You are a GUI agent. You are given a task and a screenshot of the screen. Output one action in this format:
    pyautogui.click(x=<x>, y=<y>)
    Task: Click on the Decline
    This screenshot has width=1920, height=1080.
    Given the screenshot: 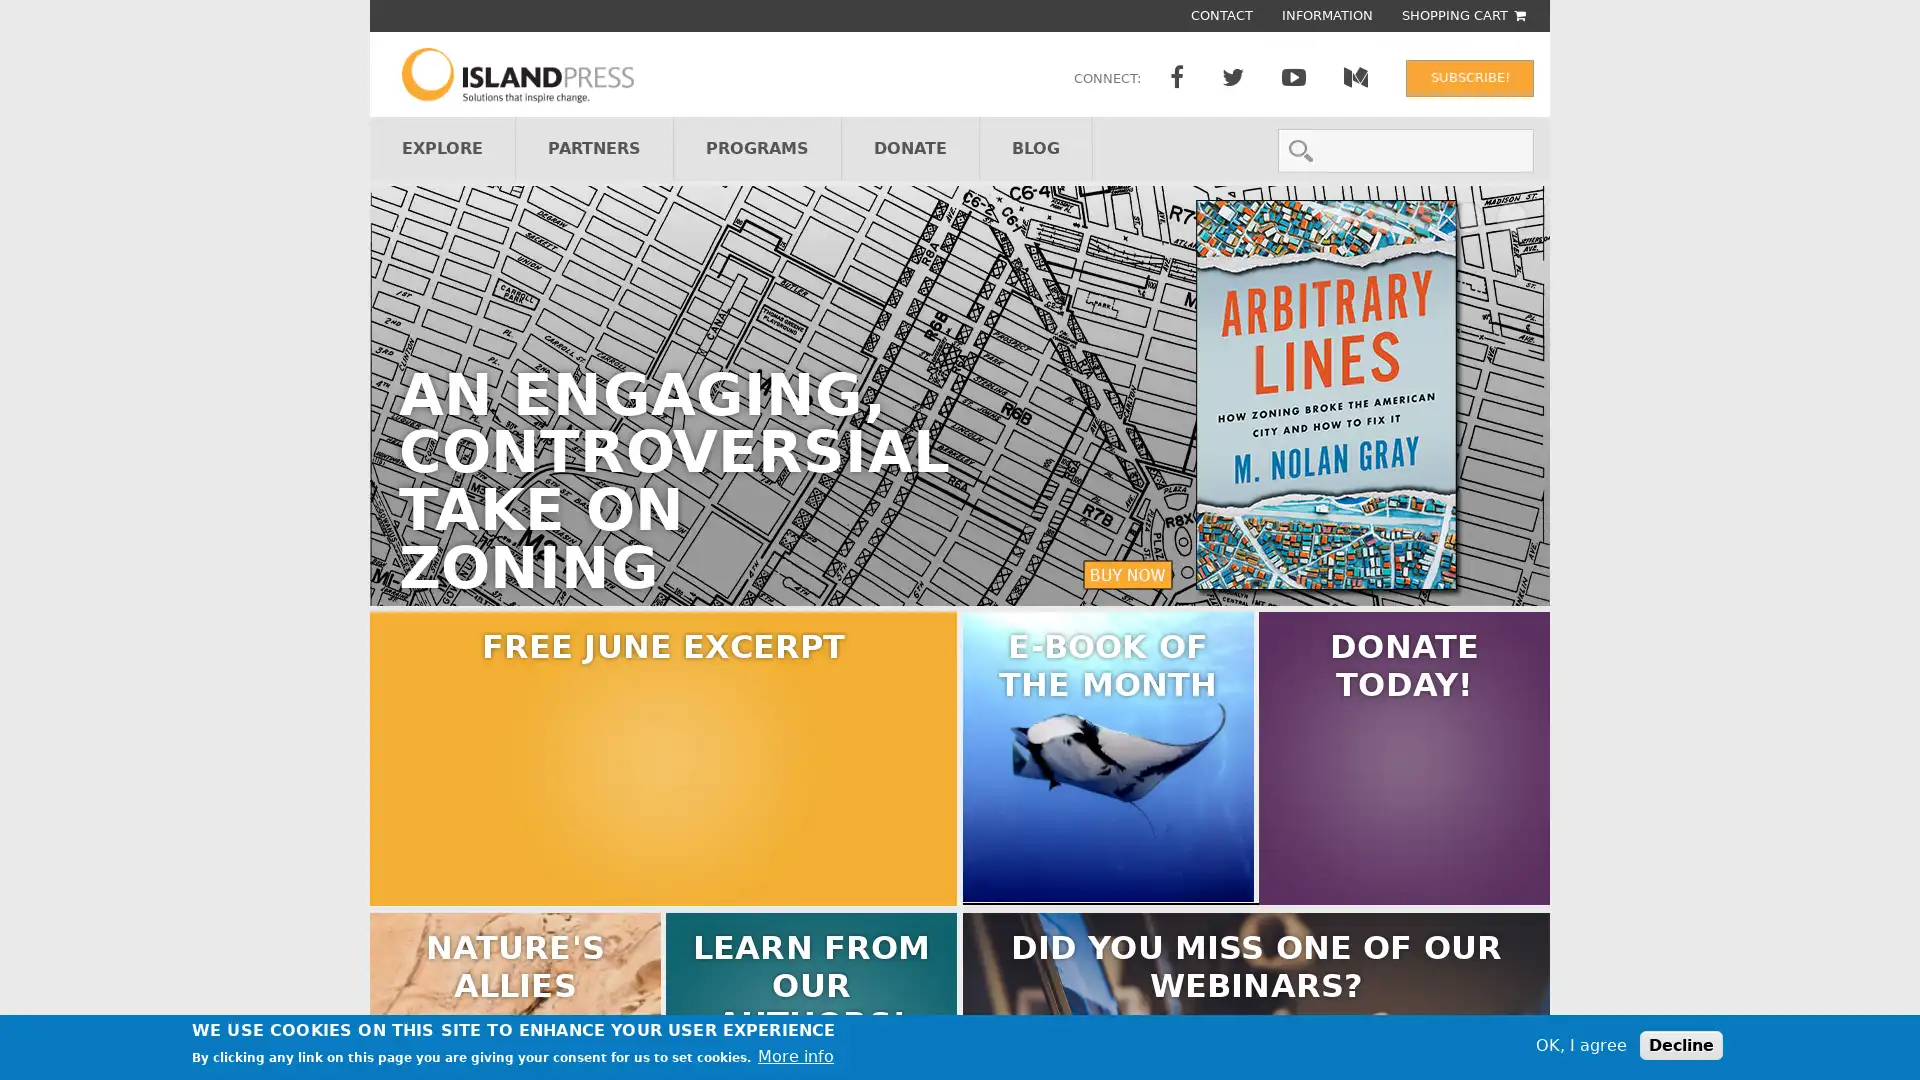 What is the action you would take?
    pyautogui.click(x=1680, y=1044)
    